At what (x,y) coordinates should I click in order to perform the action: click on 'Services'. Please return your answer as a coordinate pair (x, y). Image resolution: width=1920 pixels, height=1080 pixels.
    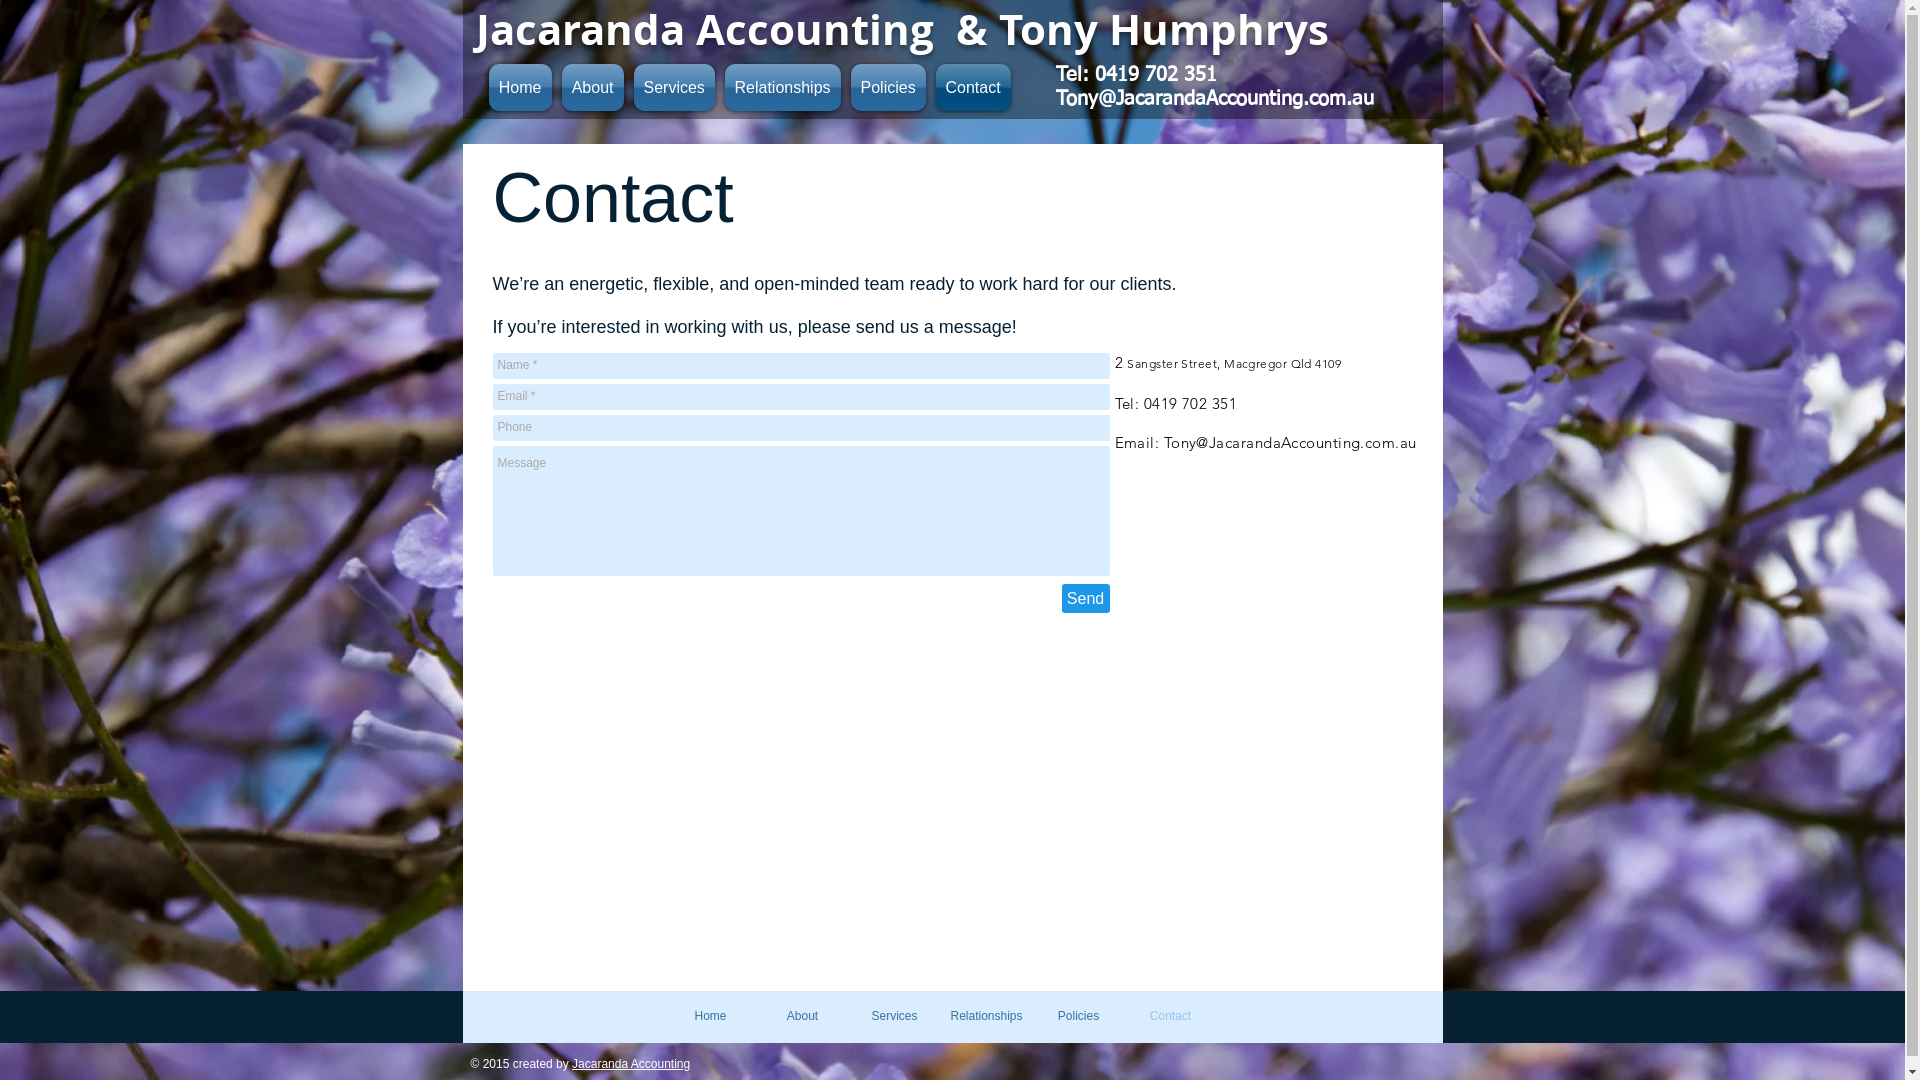
    Looking at the image, I should click on (673, 86).